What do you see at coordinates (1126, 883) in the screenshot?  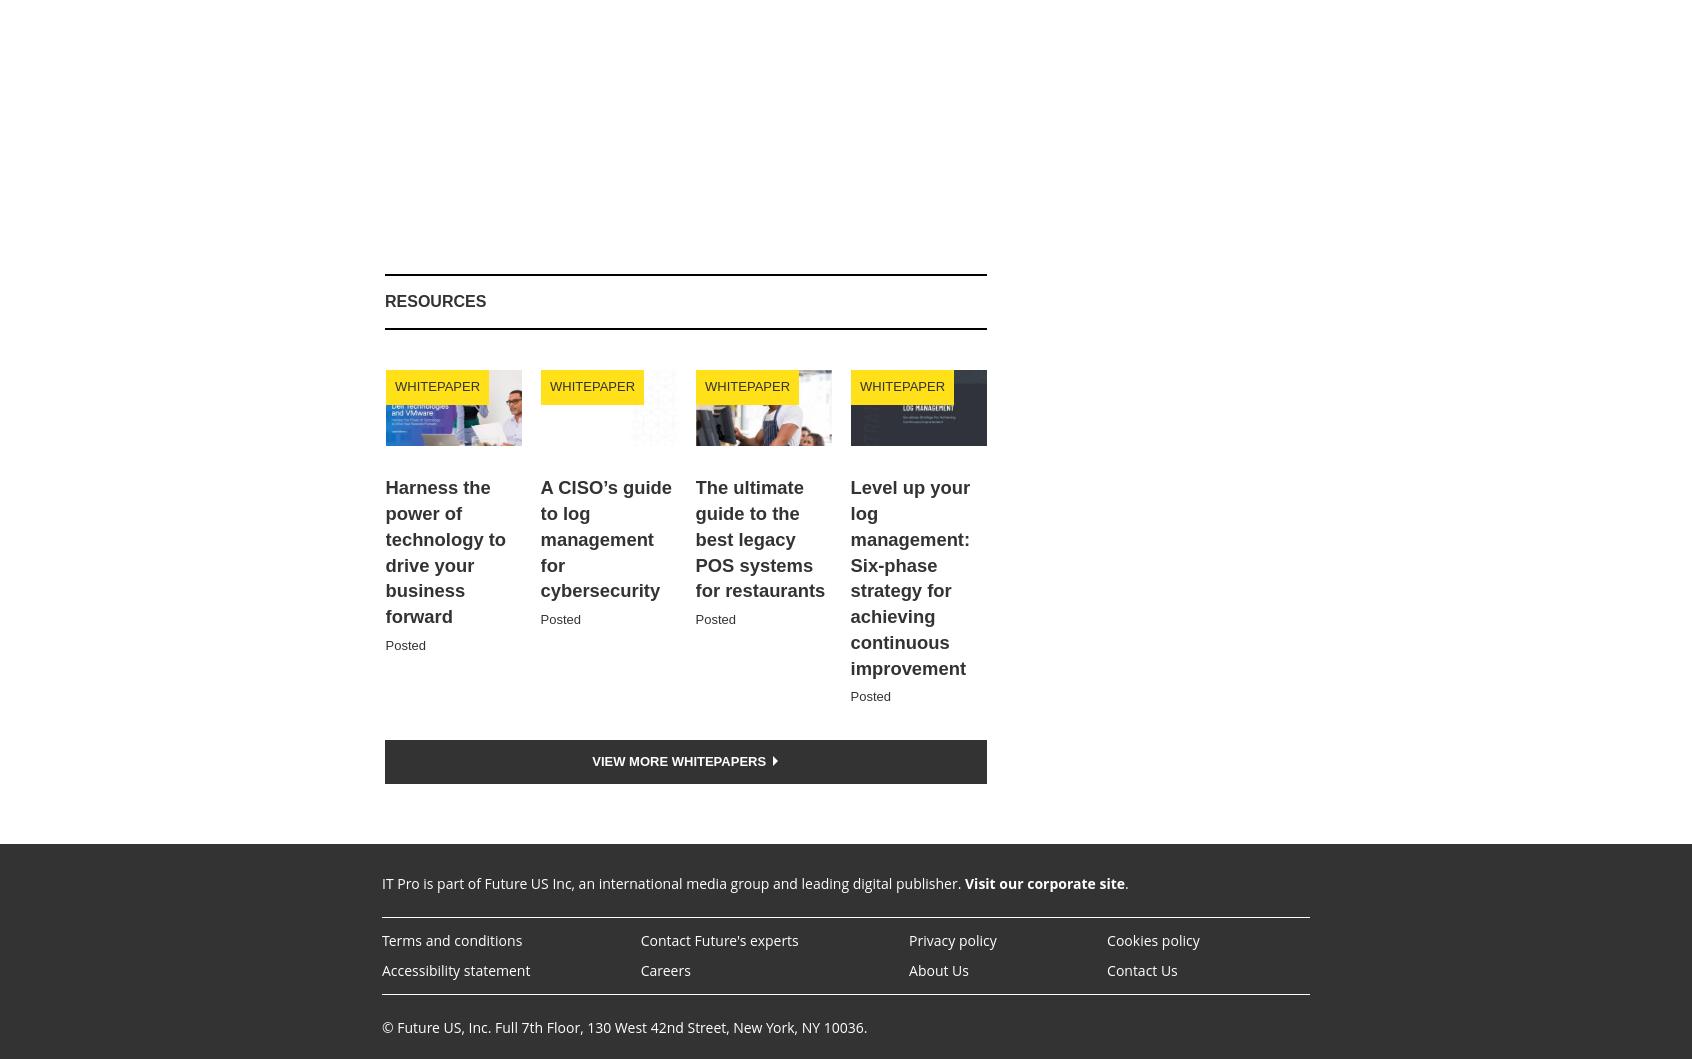 I see `'.'` at bounding box center [1126, 883].